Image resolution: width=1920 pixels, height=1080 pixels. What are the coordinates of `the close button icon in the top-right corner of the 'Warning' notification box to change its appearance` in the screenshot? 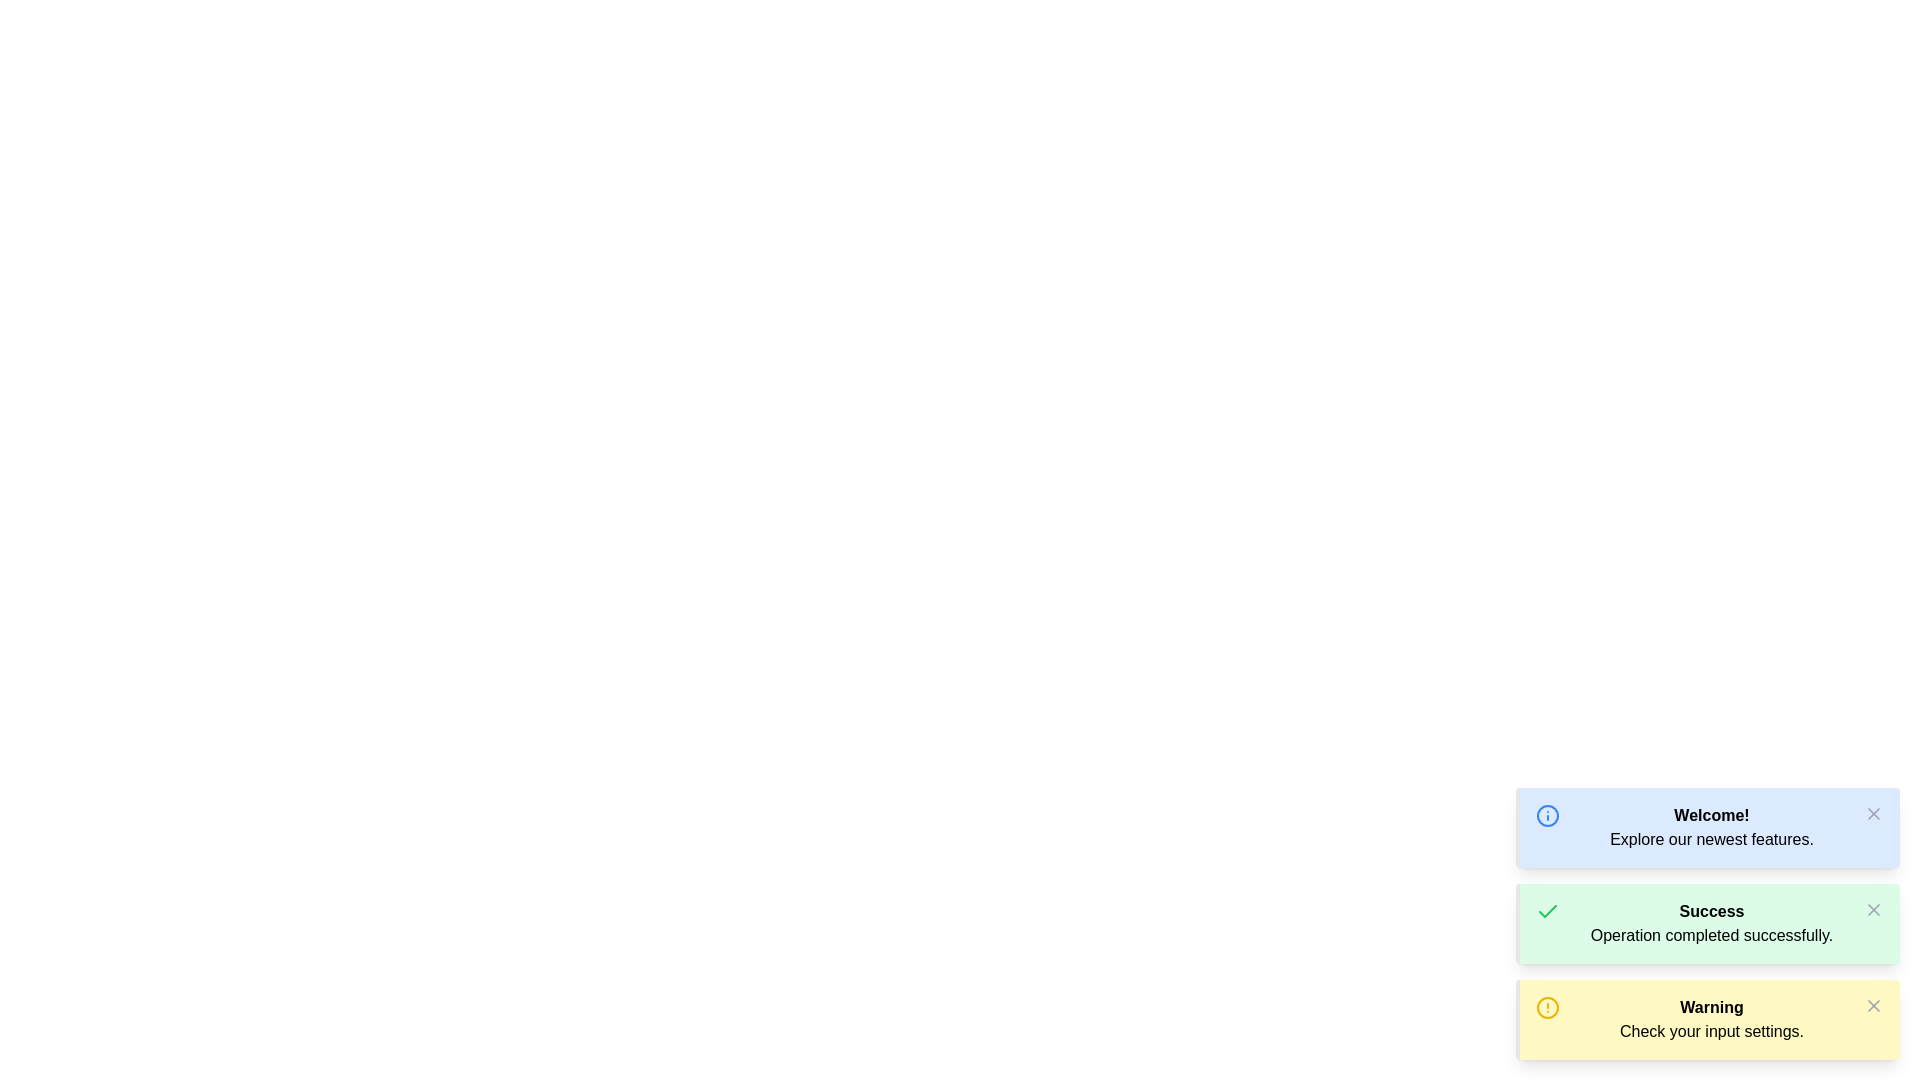 It's located at (1872, 1006).